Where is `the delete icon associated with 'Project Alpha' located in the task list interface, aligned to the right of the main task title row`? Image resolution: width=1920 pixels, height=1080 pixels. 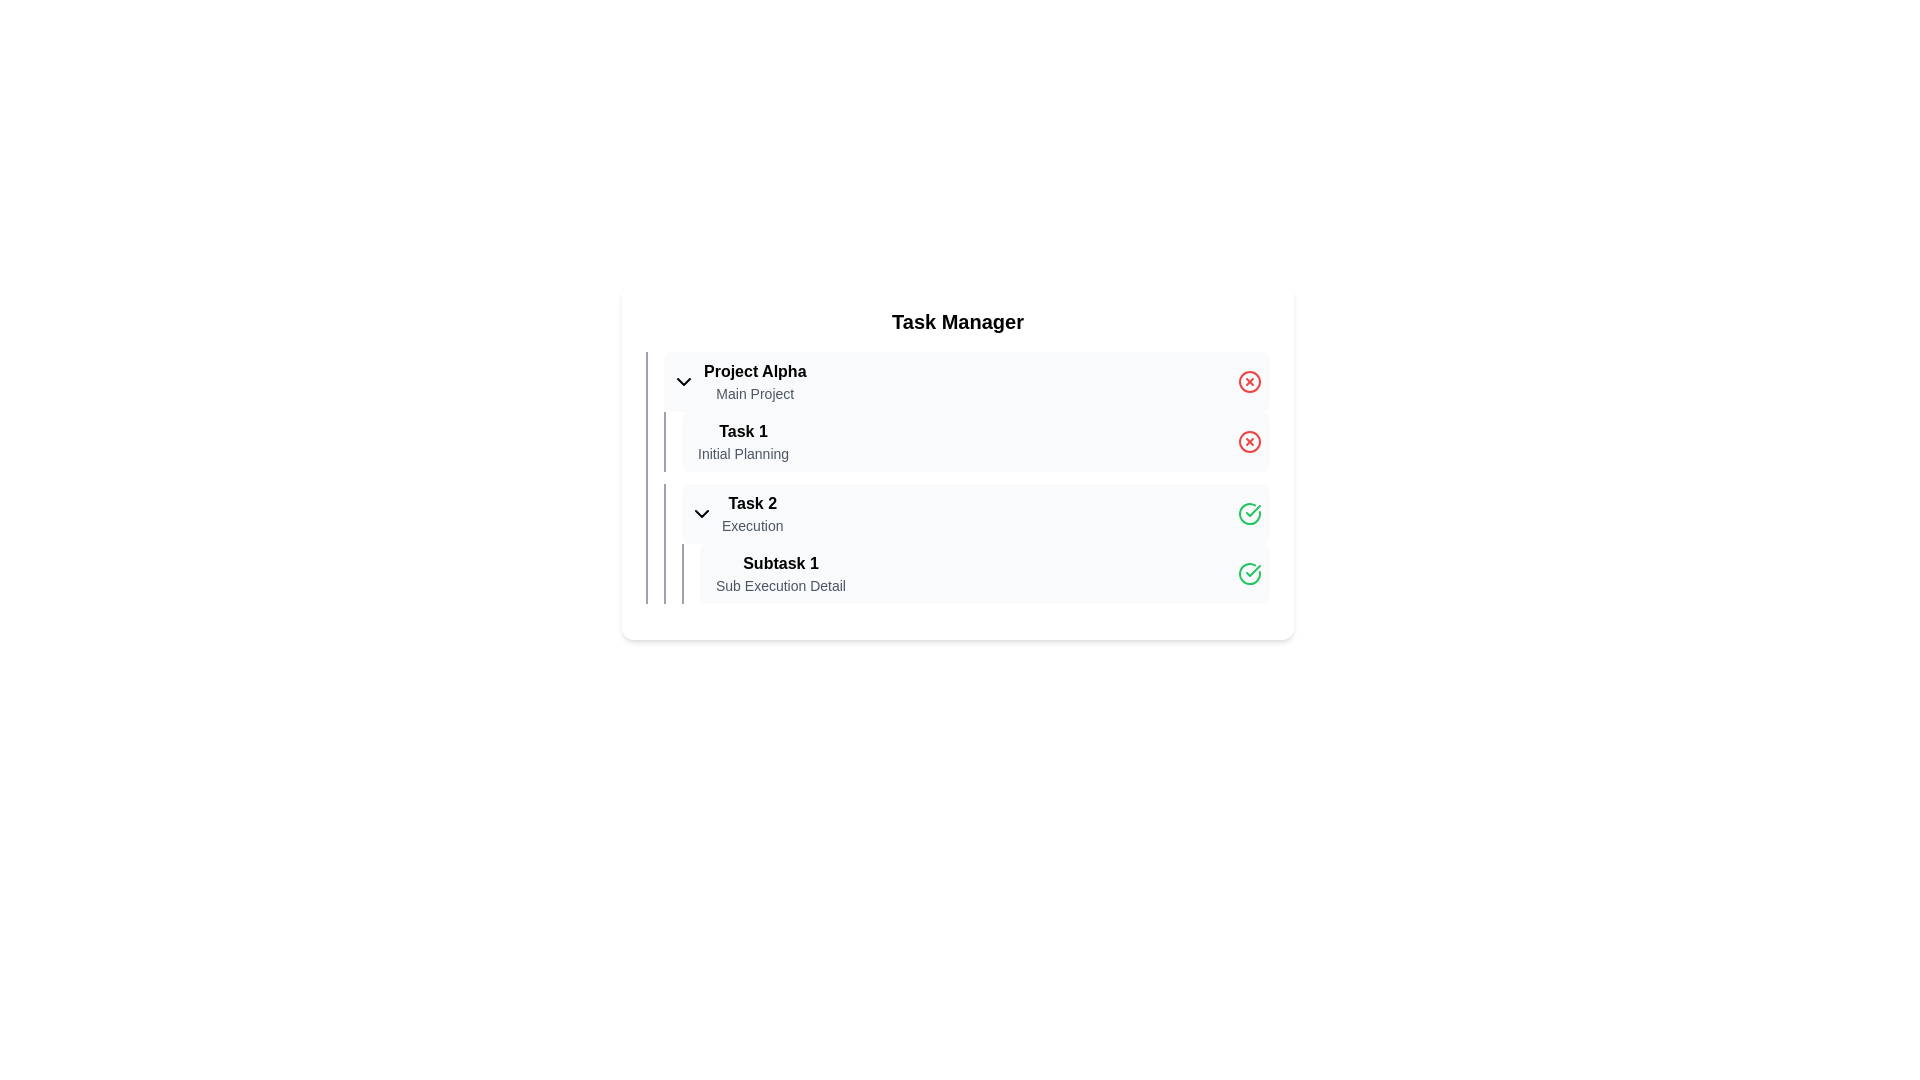 the delete icon associated with 'Project Alpha' located in the task list interface, aligned to the right of the main task title row is located at coordinates (1248, 381).